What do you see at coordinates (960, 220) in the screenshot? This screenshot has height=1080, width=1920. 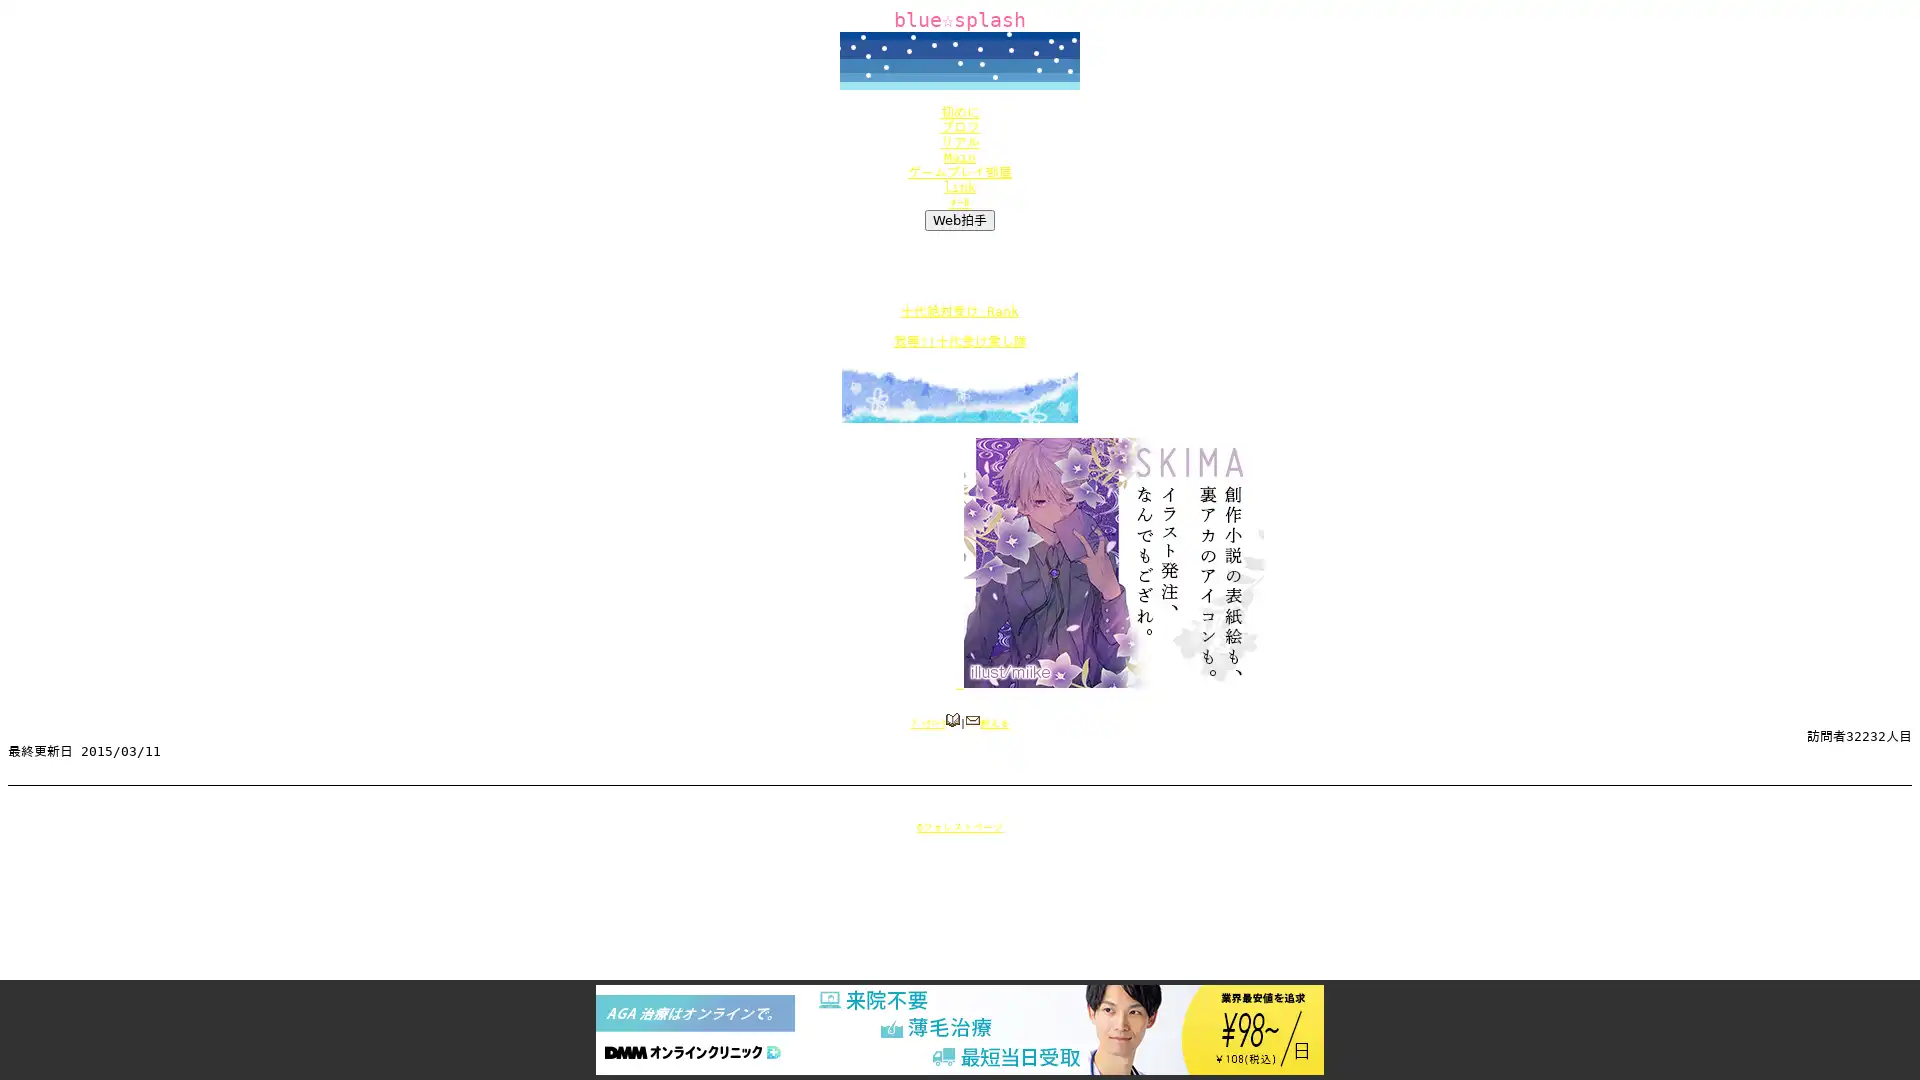 I see `Web` at bounding box center [960, 220].